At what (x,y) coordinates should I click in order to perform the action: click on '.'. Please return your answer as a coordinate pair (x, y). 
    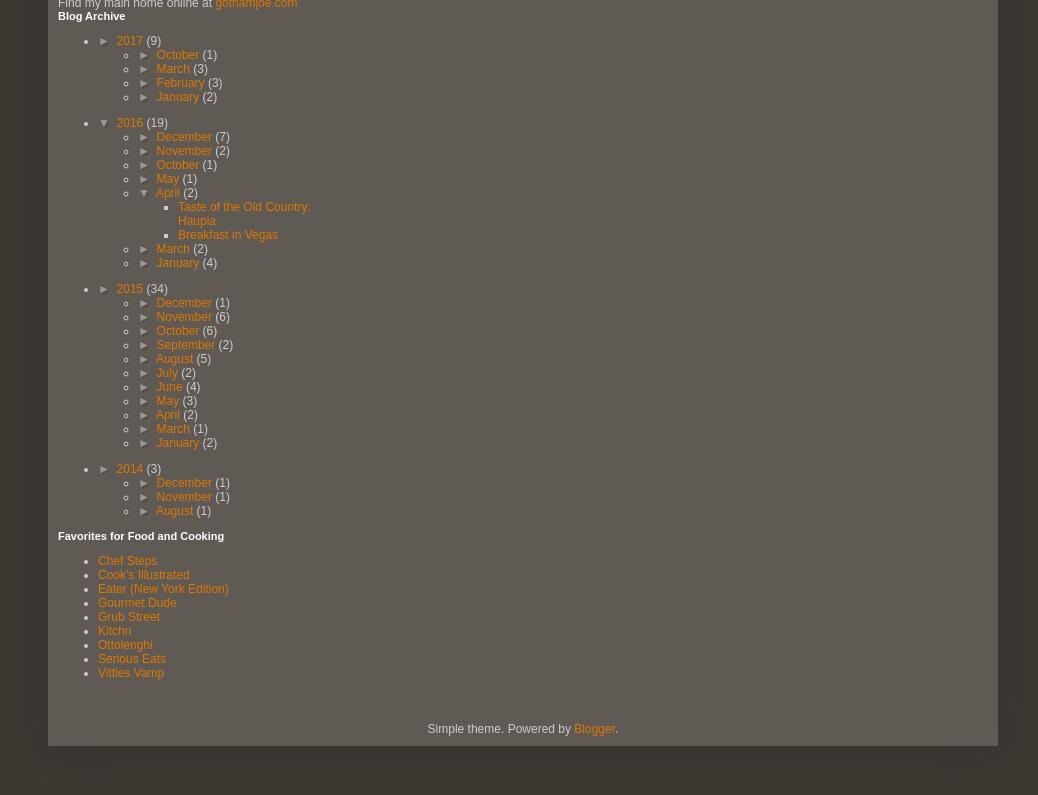
    Looking at the image, I should click on (614, 726).